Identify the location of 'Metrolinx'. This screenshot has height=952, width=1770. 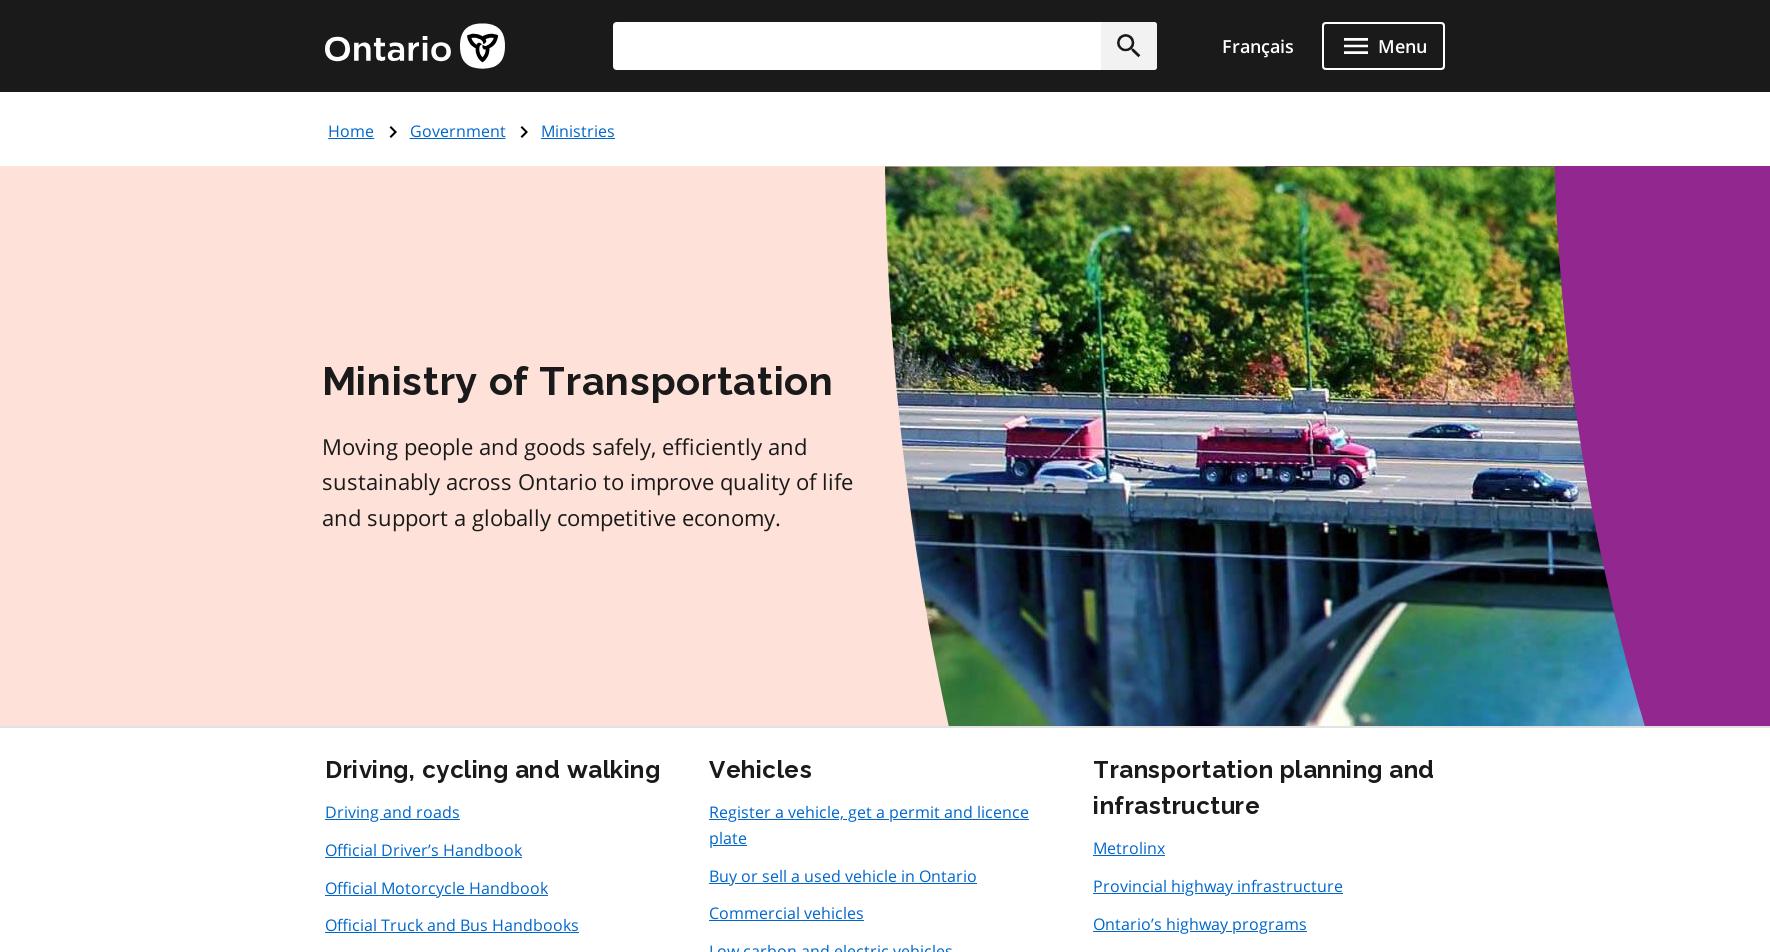
(1129, 848).